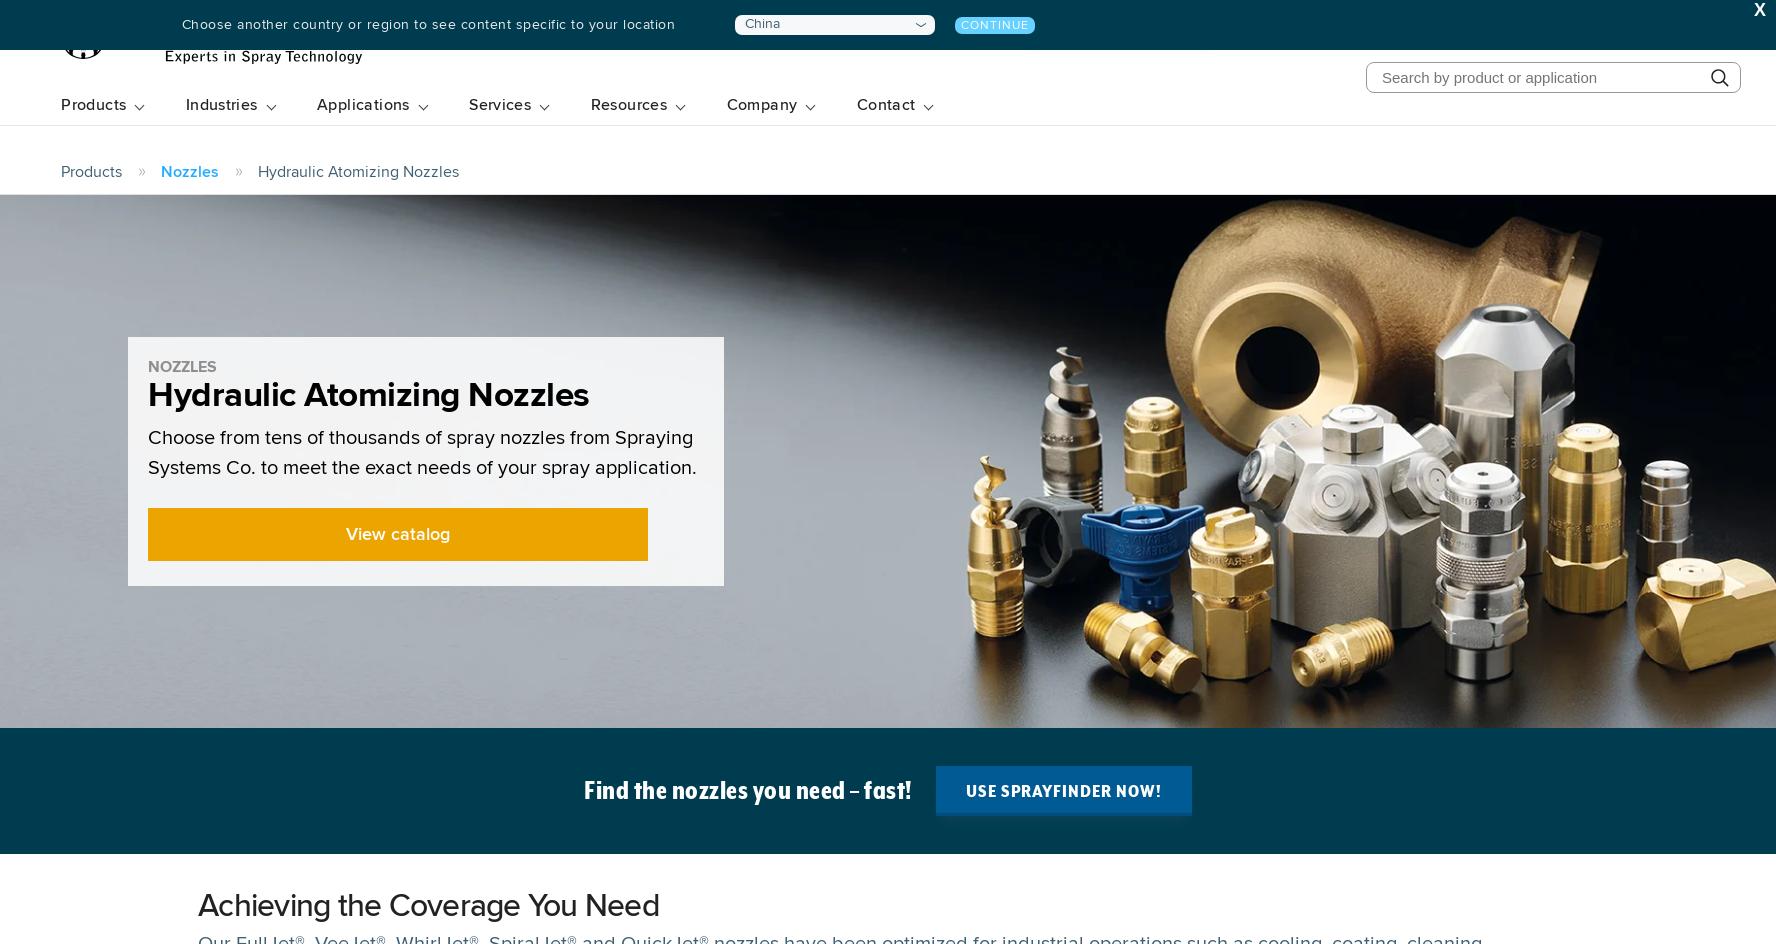  I want to click on 'Choose from tens of thousands of spray nozzles from Spraying Systems Co. to meet the exact needs of your spray application.', so click(147, 450).